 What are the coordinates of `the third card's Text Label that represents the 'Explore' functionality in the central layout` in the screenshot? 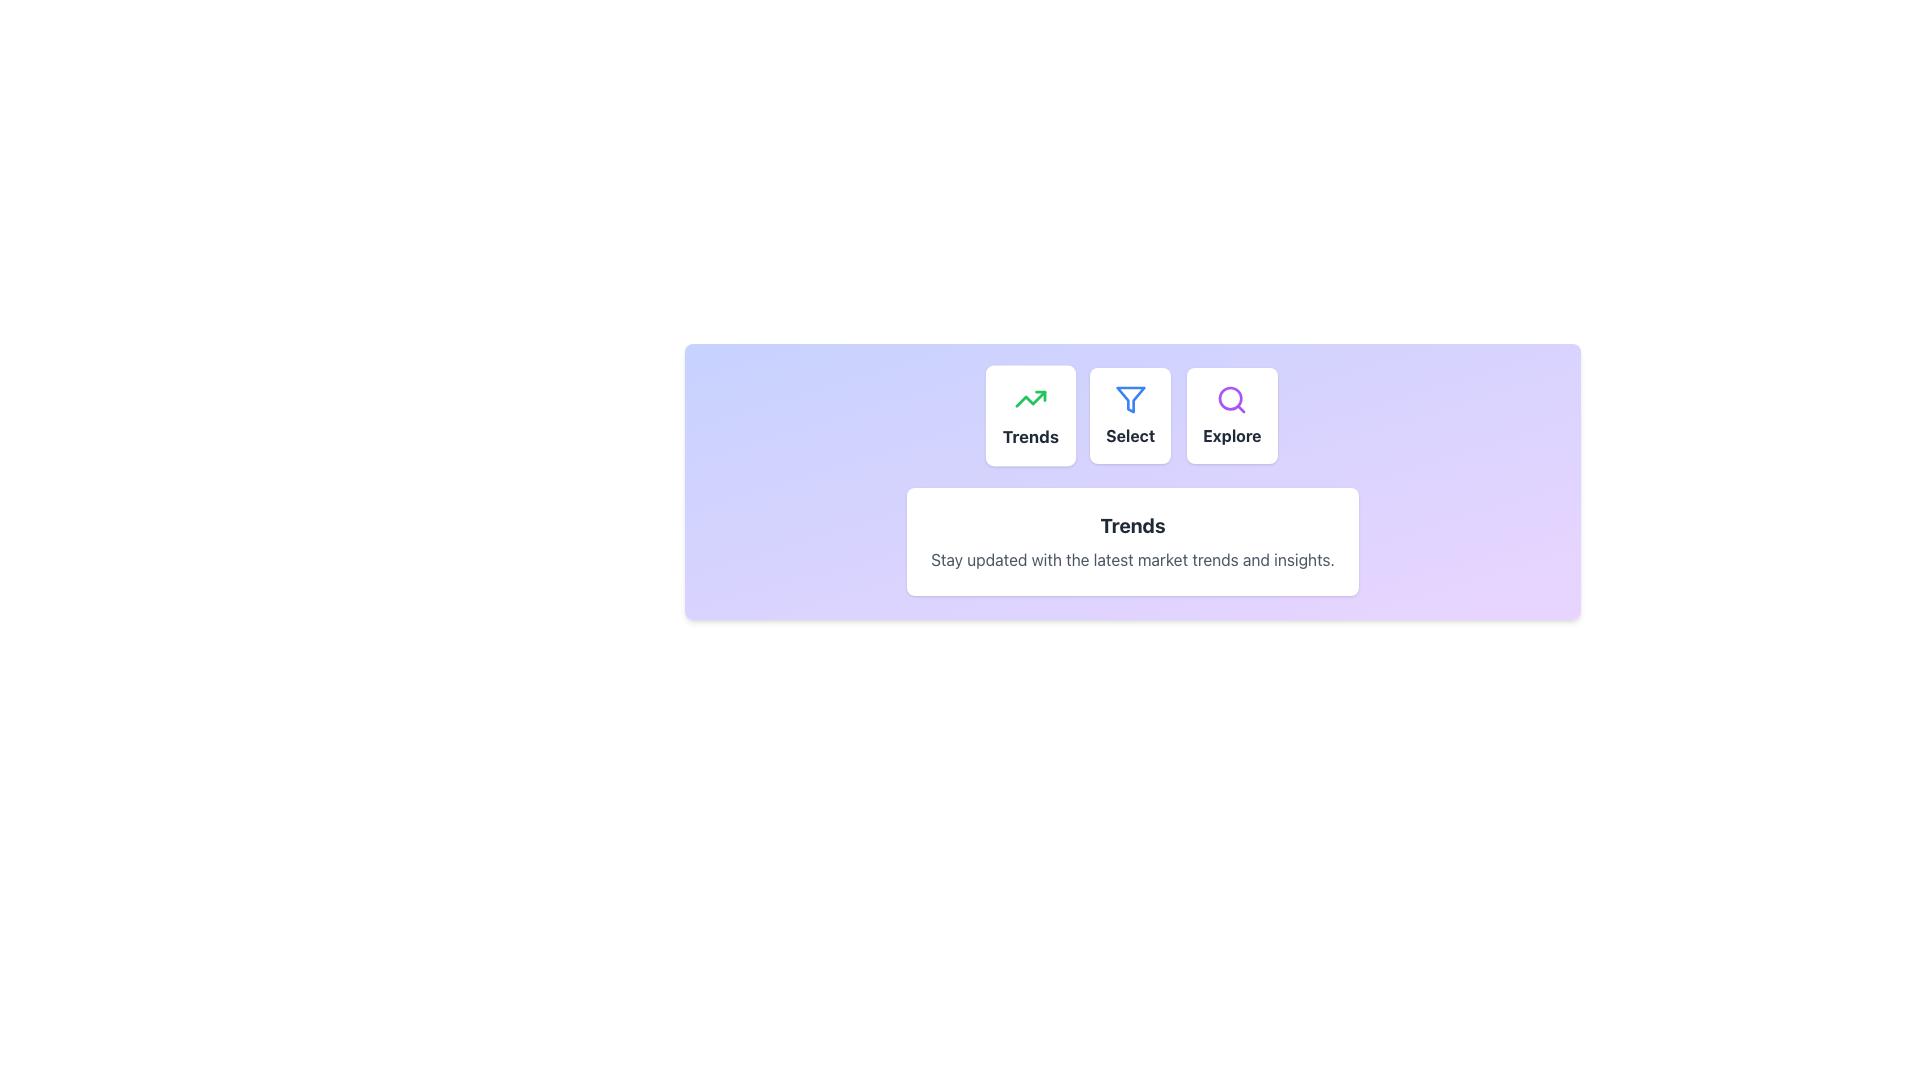 It's located at (1231, 434).